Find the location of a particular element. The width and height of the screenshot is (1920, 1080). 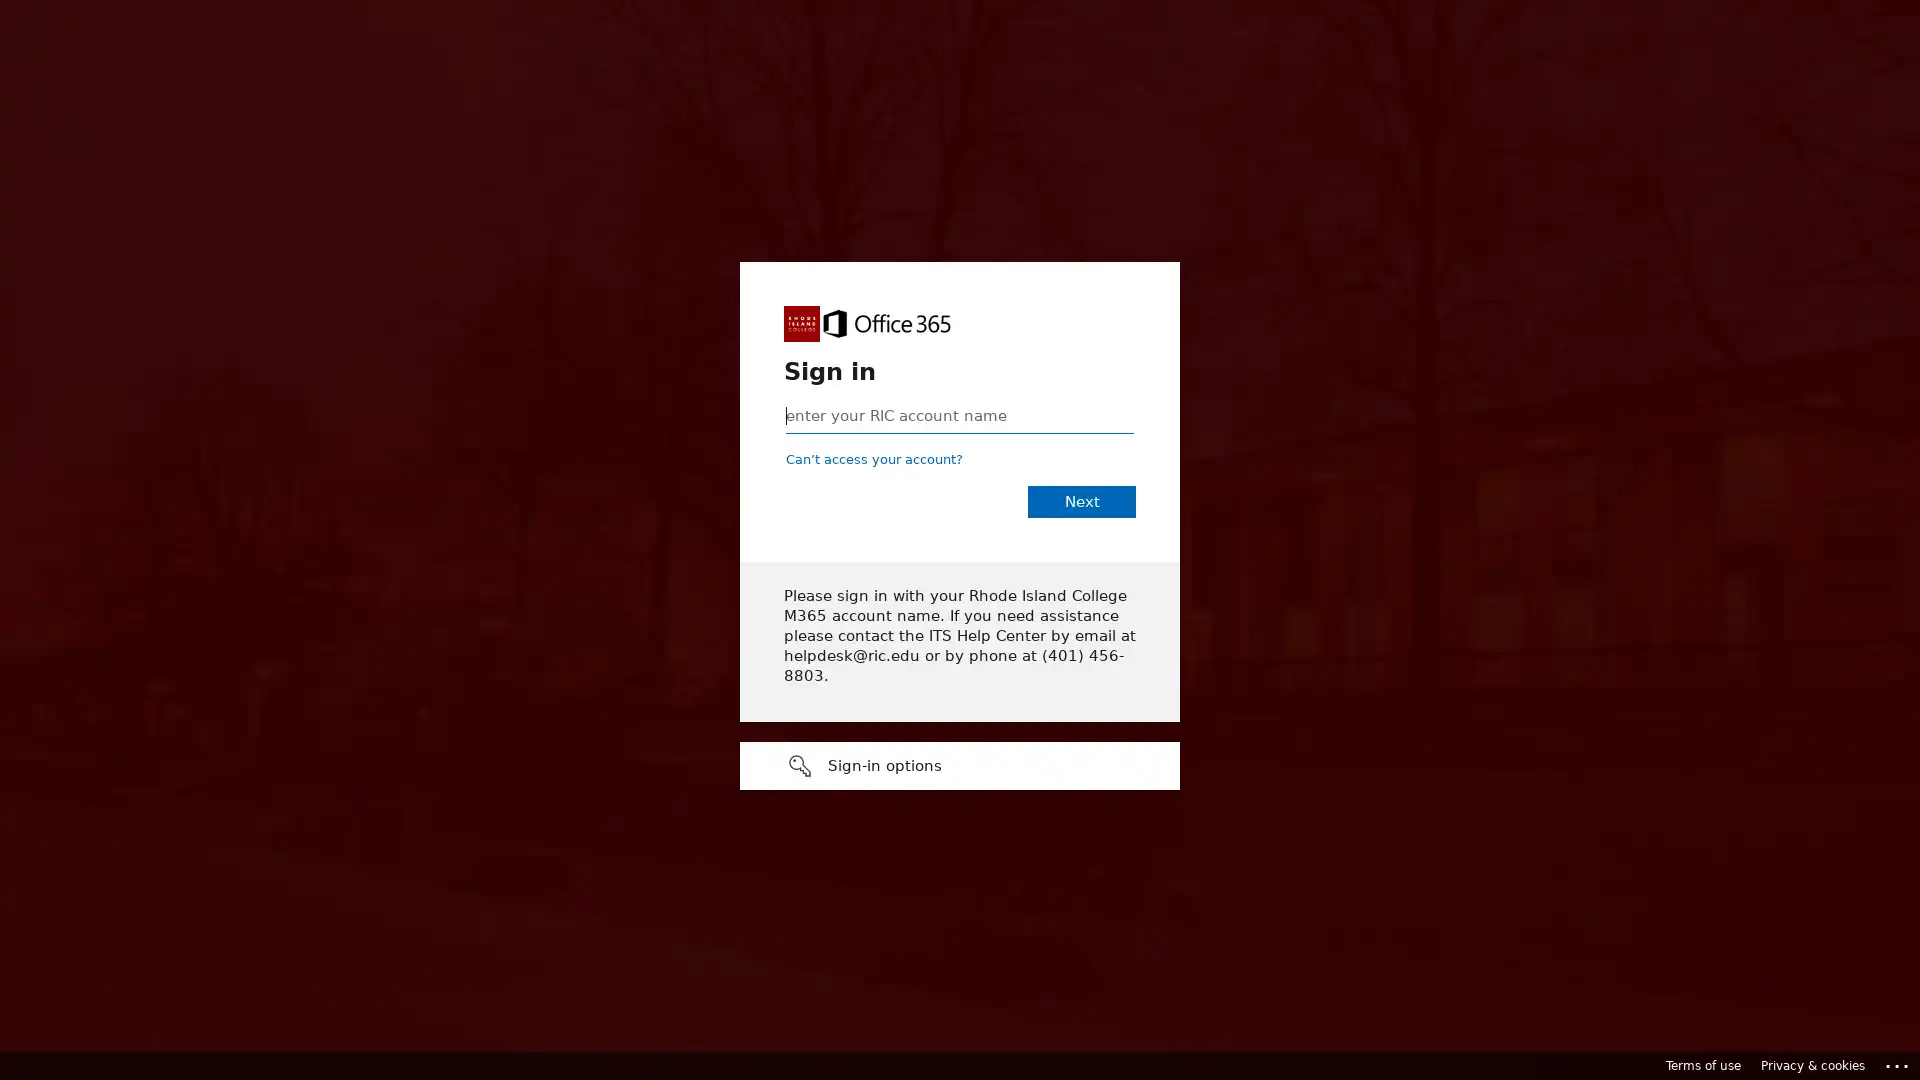

Click here for troubleshooting information is located at coordinates (1897, 1062).